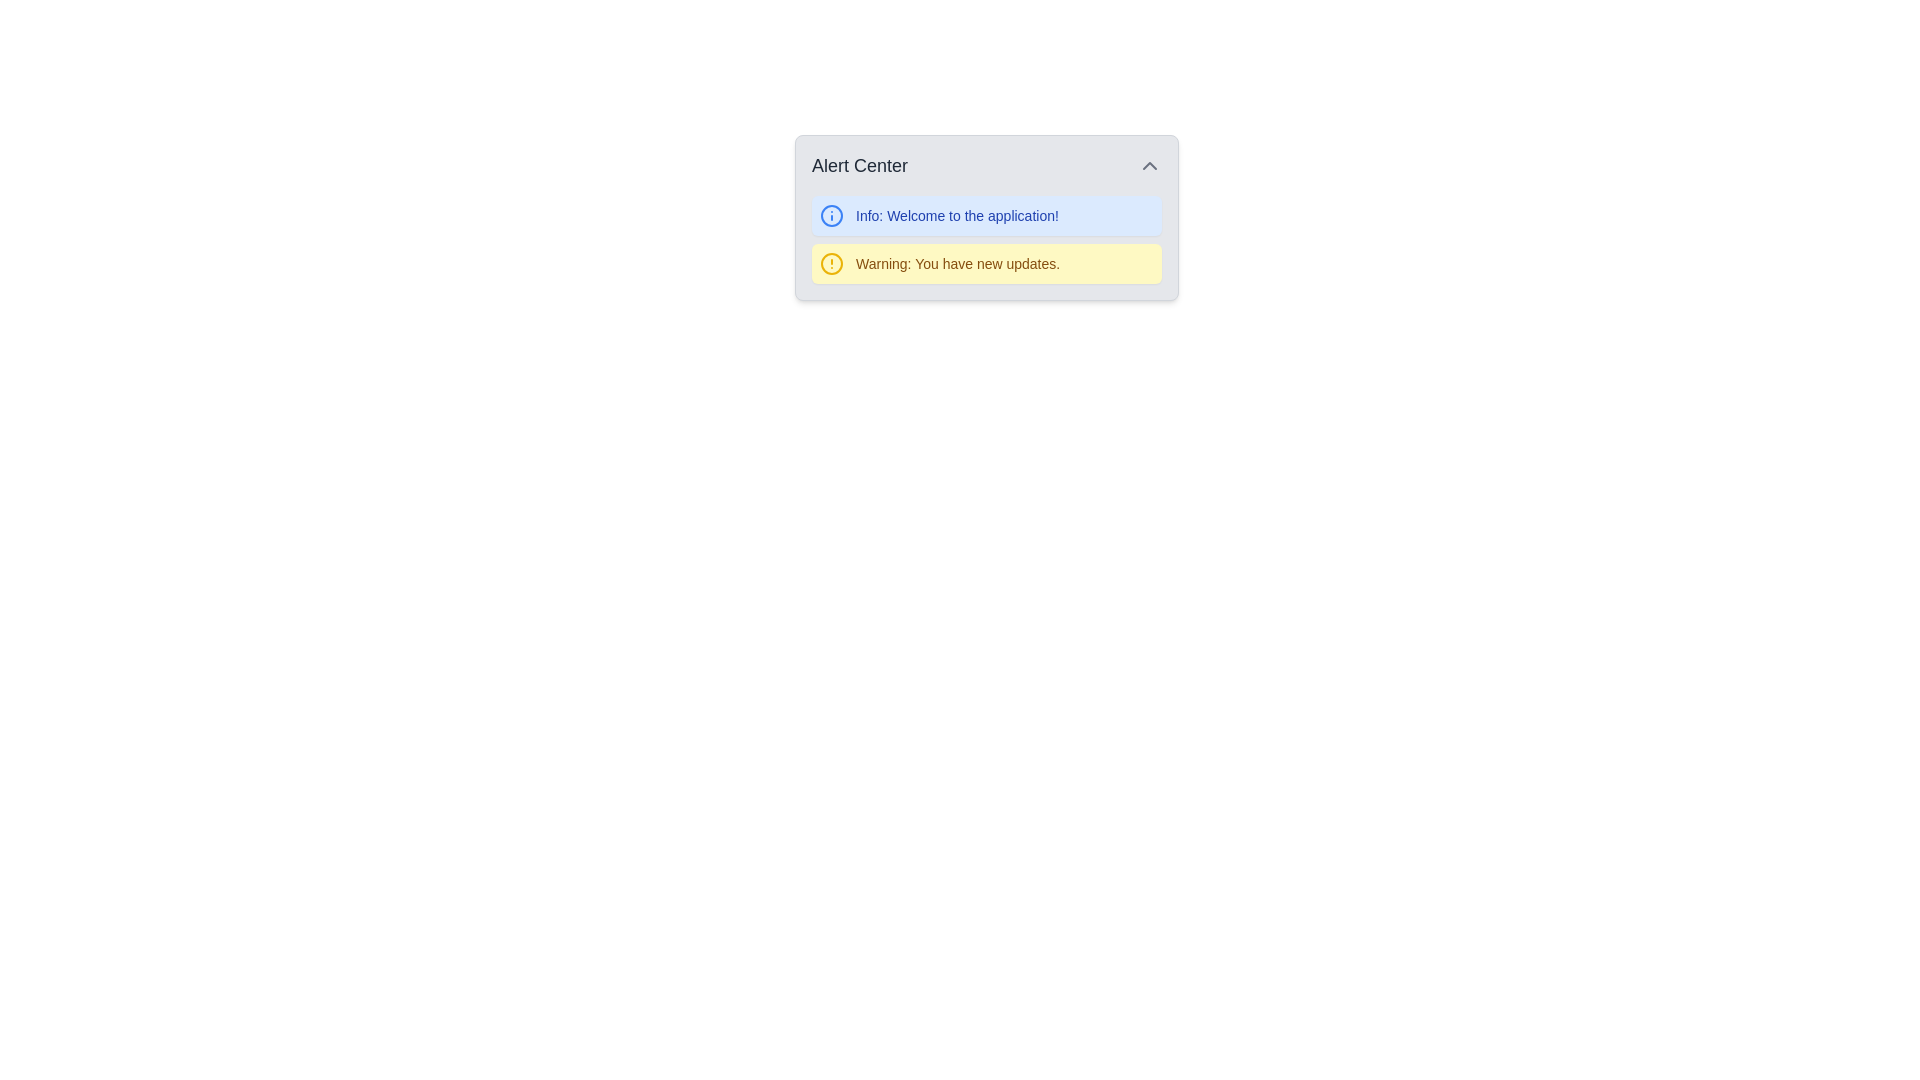 This screenshot has width=1920, height=1080. I want to click on text content of the notification banner displaying 'Info: Welcome to the application!' which is styled with a blue background and contains an information icon on the left, so click(987, 216).